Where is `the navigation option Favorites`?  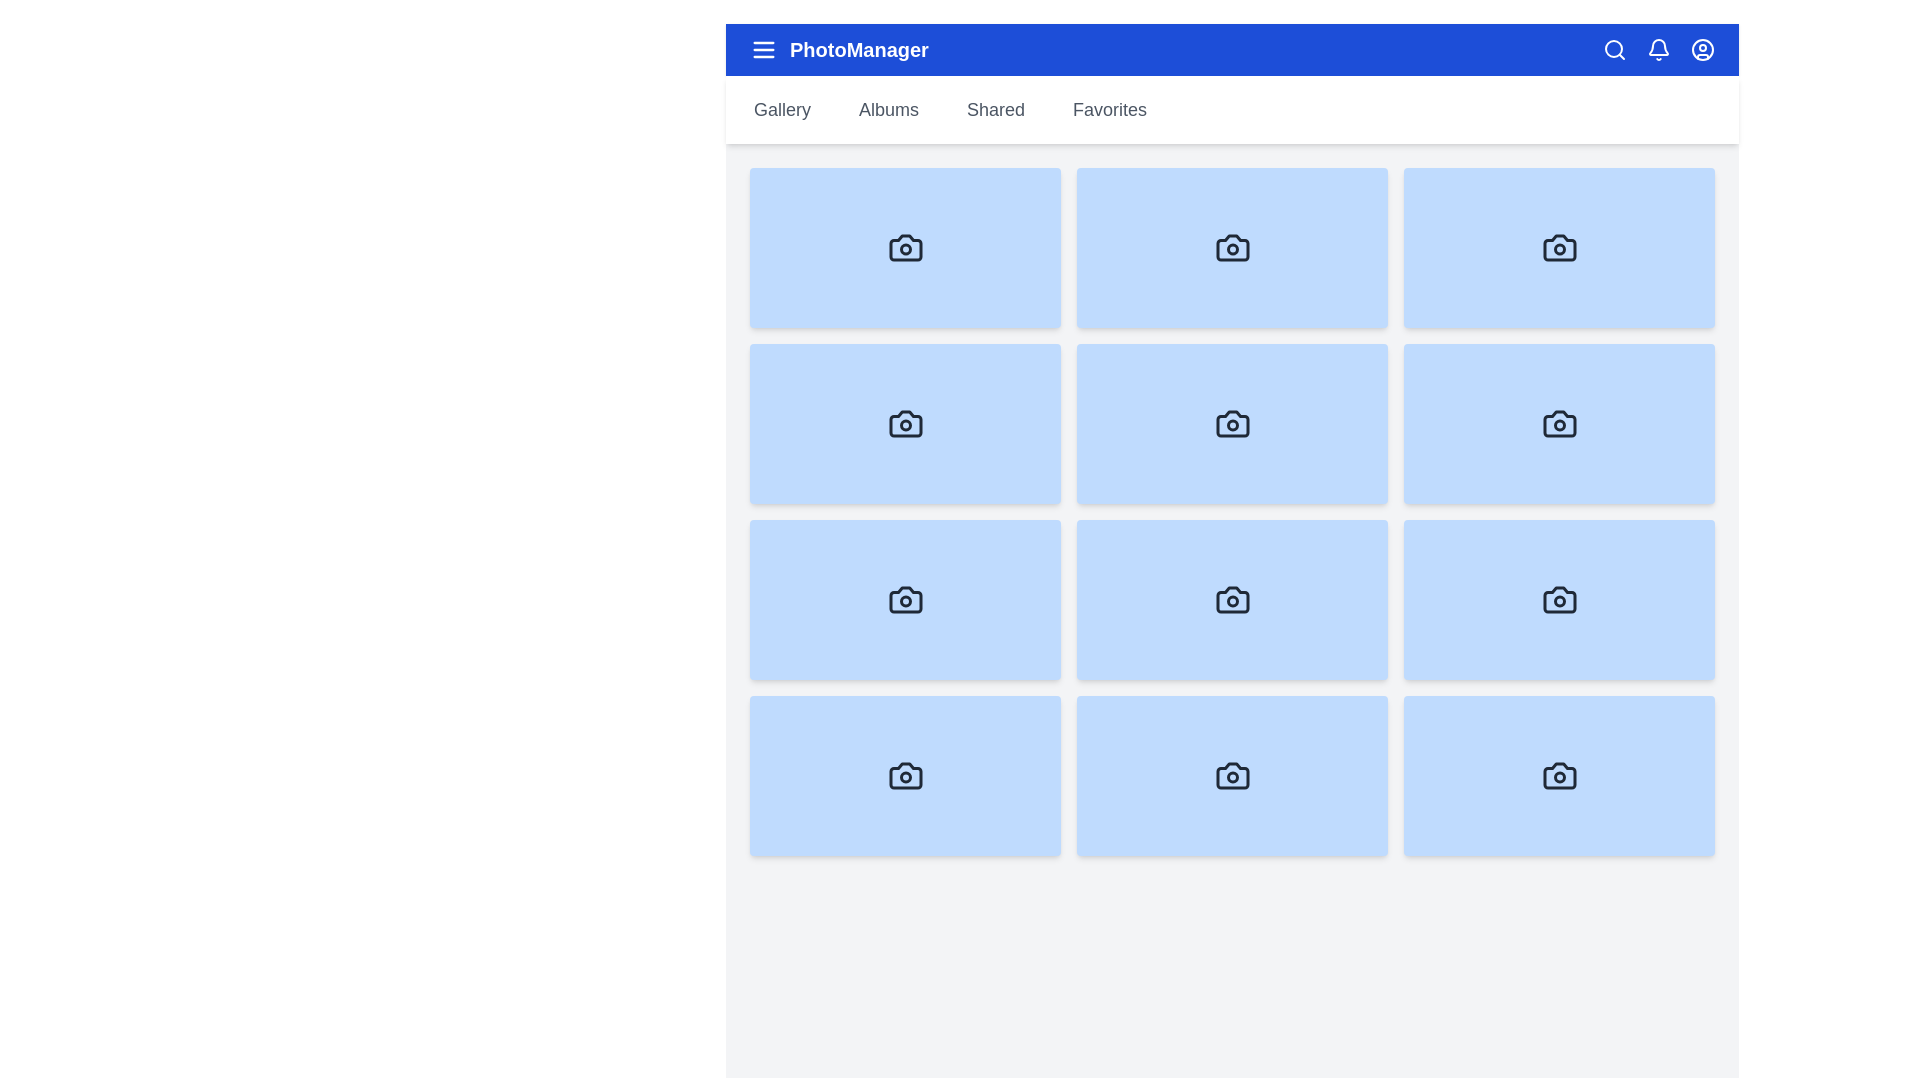 the navigation option Favorites is located at coordinates (1108, 110).